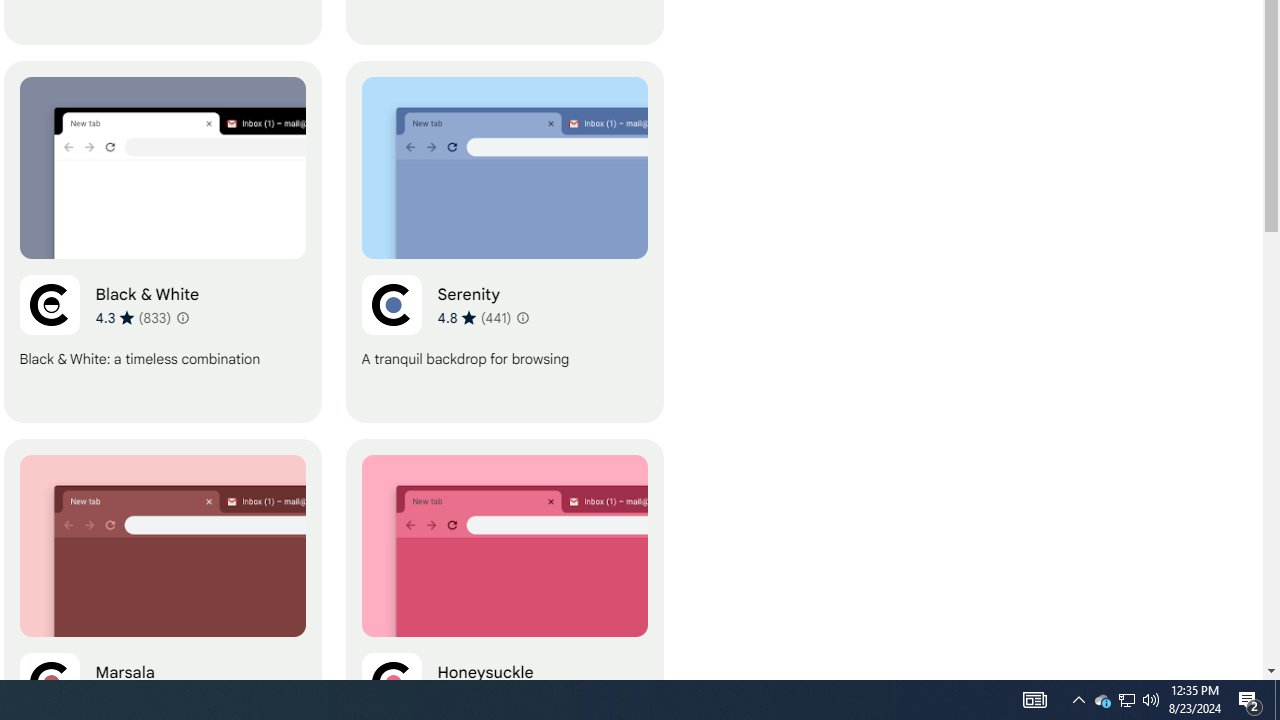  What do you see at coordinates (504, 241) in the screenshot?
I see `'Serenity'` at bounding box center [504, 241].